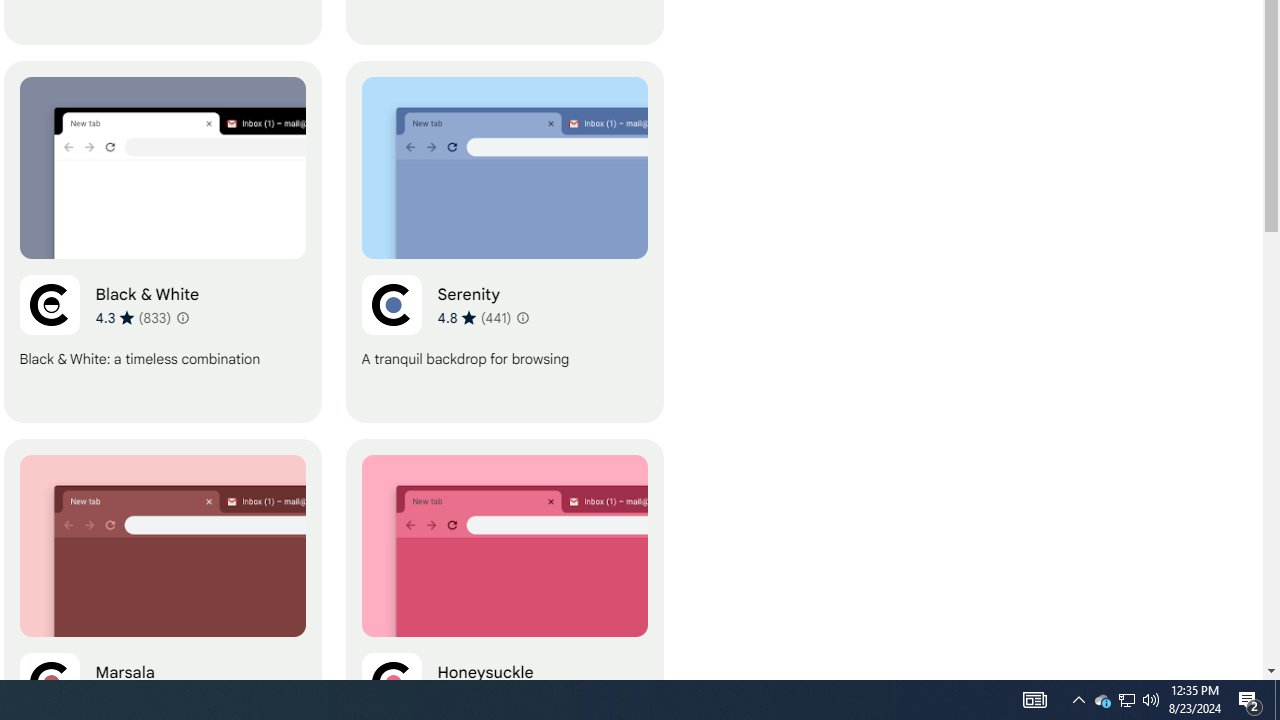  What do you see at coordinates (504, 241) in the screenshot?
I see `'Serenity'` at bounding box center [504, 241].